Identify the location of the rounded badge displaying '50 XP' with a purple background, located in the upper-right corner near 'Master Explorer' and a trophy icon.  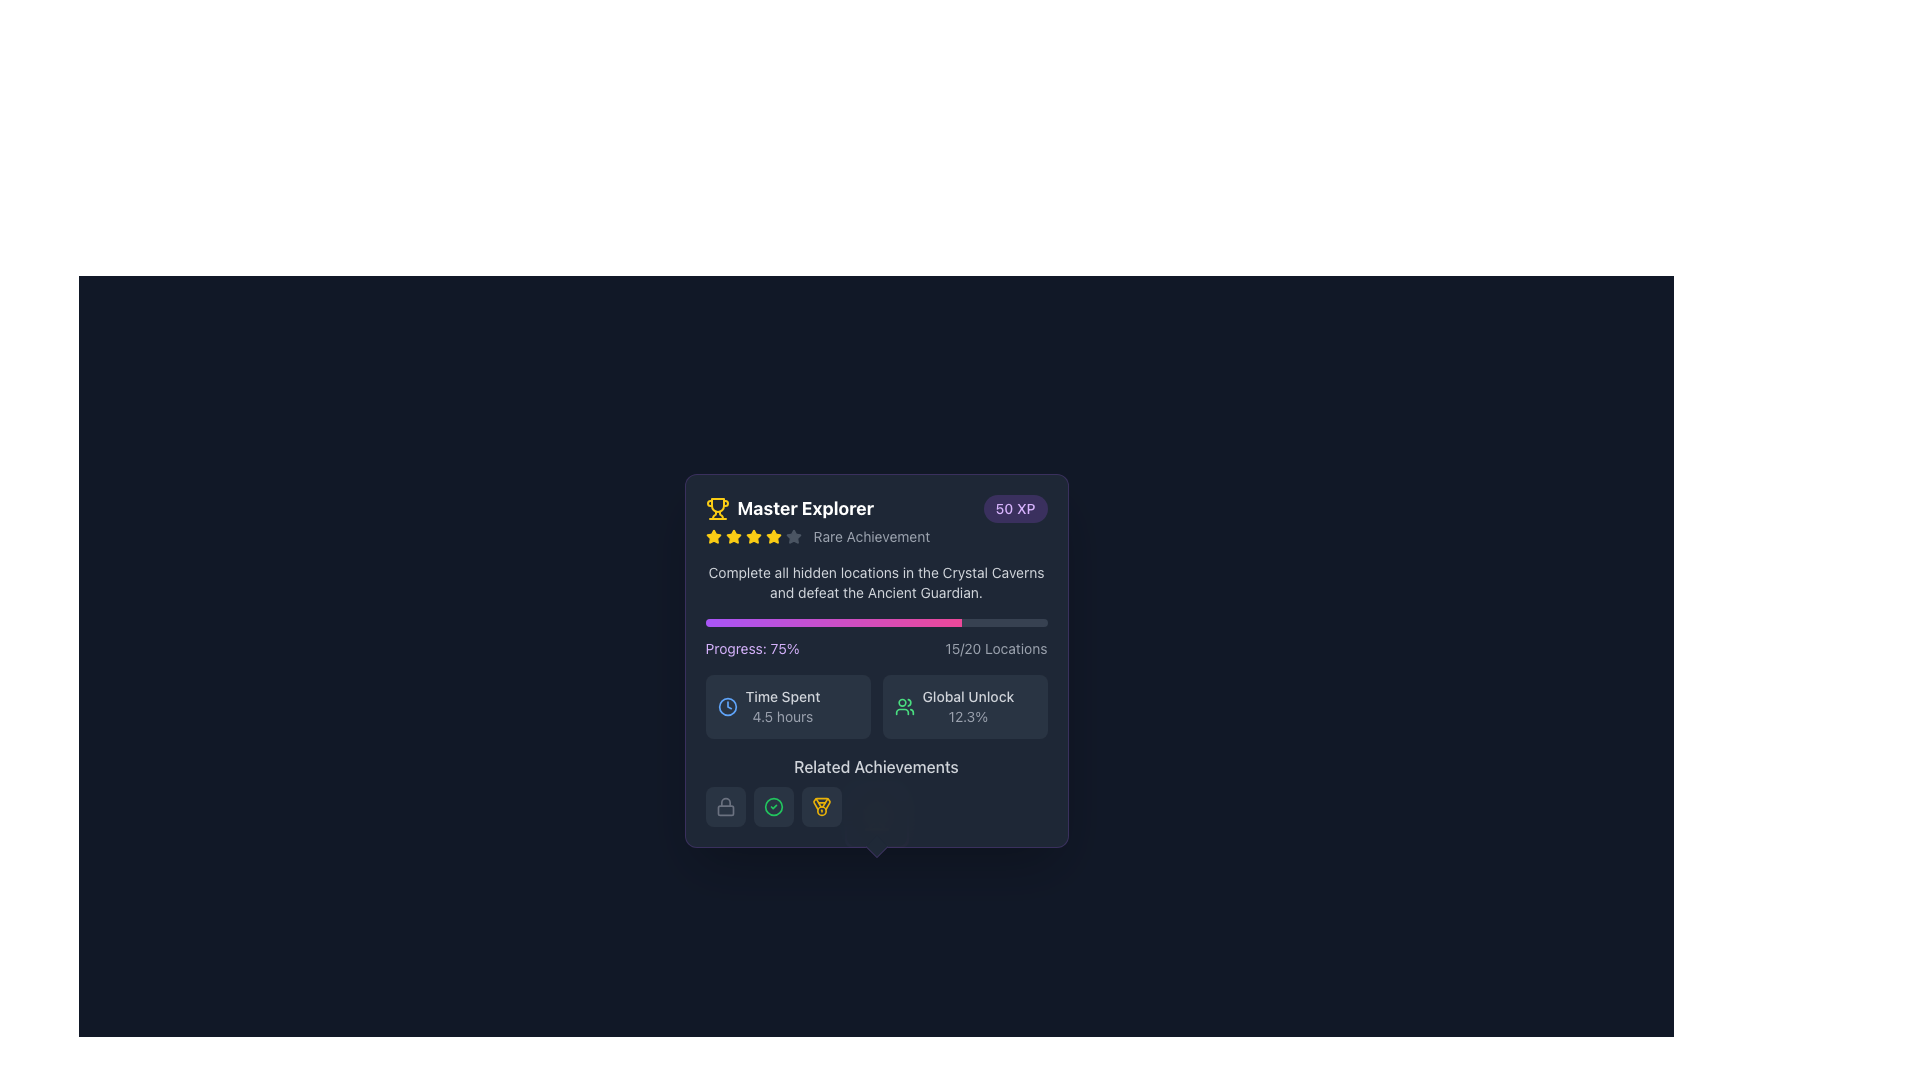
(1015, 508).